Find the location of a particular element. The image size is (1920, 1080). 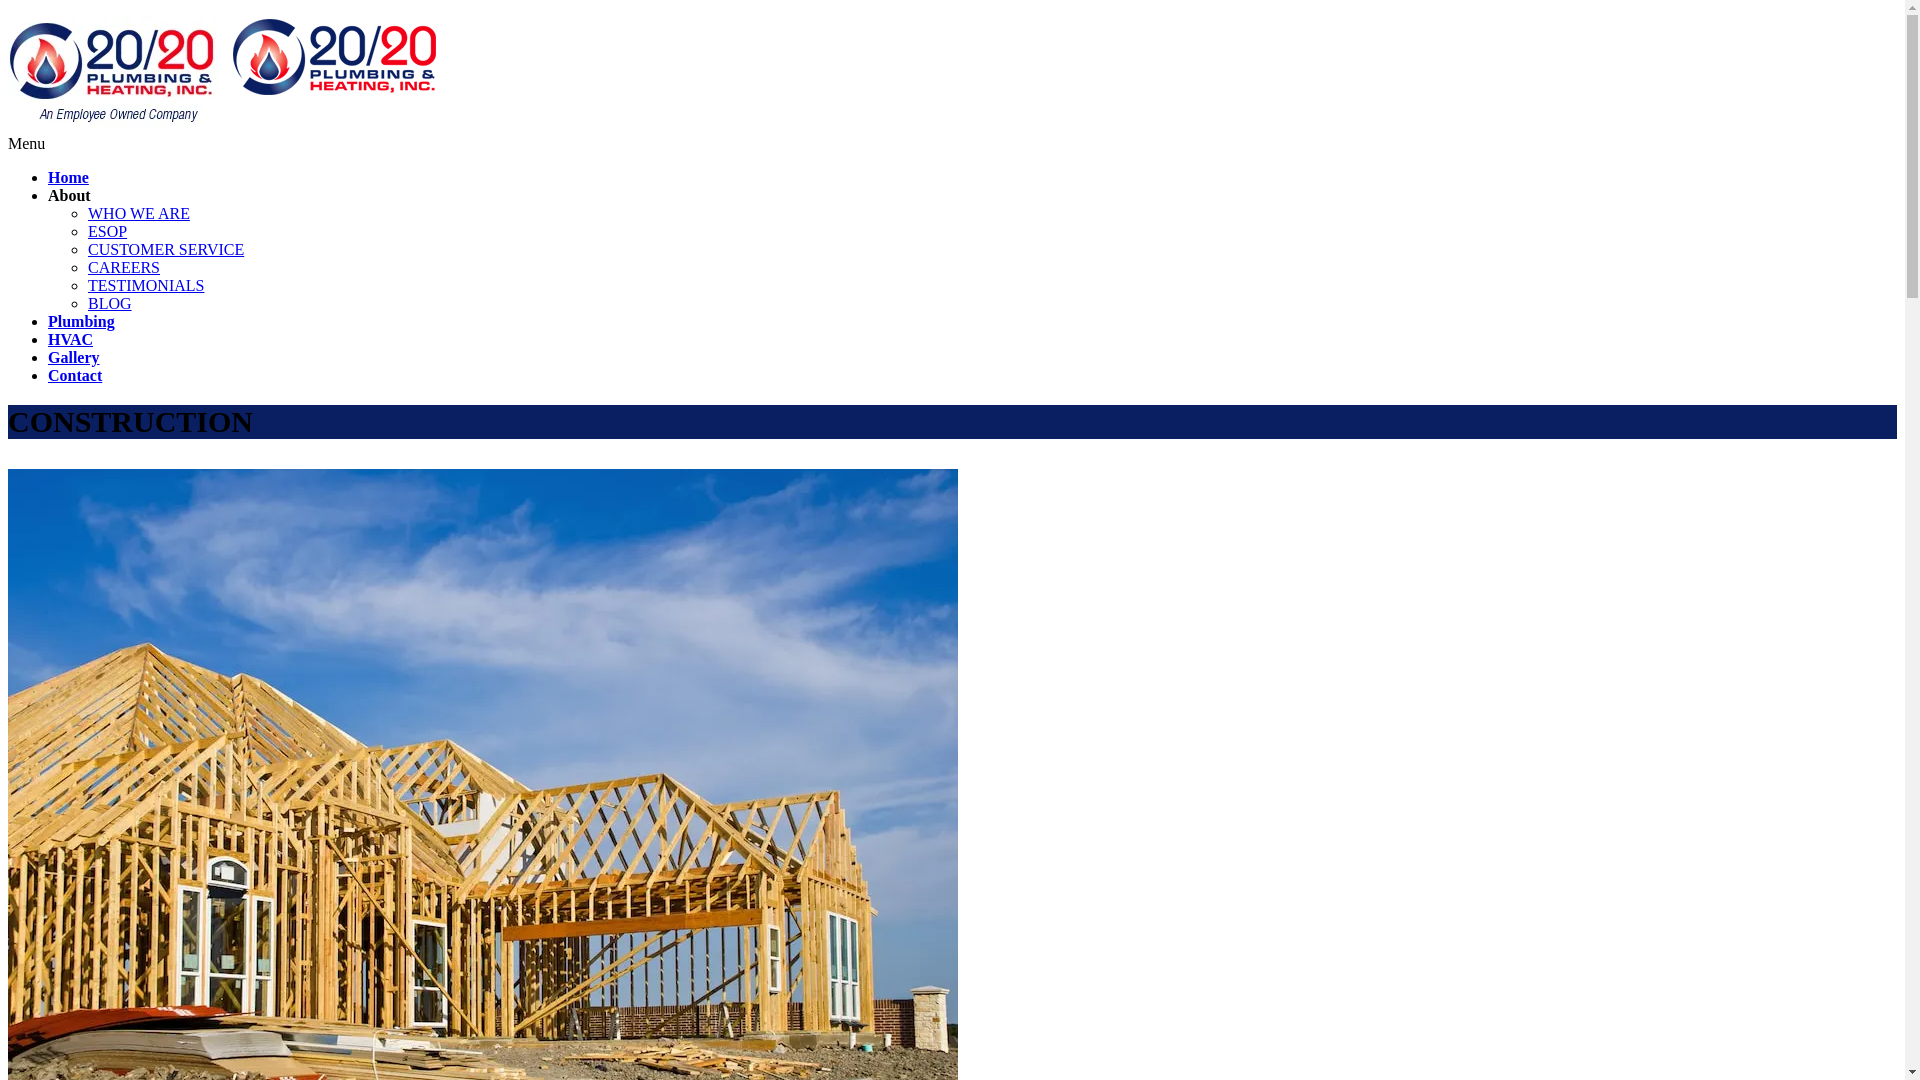

'Gallery' is located at coordinates (73, 356).